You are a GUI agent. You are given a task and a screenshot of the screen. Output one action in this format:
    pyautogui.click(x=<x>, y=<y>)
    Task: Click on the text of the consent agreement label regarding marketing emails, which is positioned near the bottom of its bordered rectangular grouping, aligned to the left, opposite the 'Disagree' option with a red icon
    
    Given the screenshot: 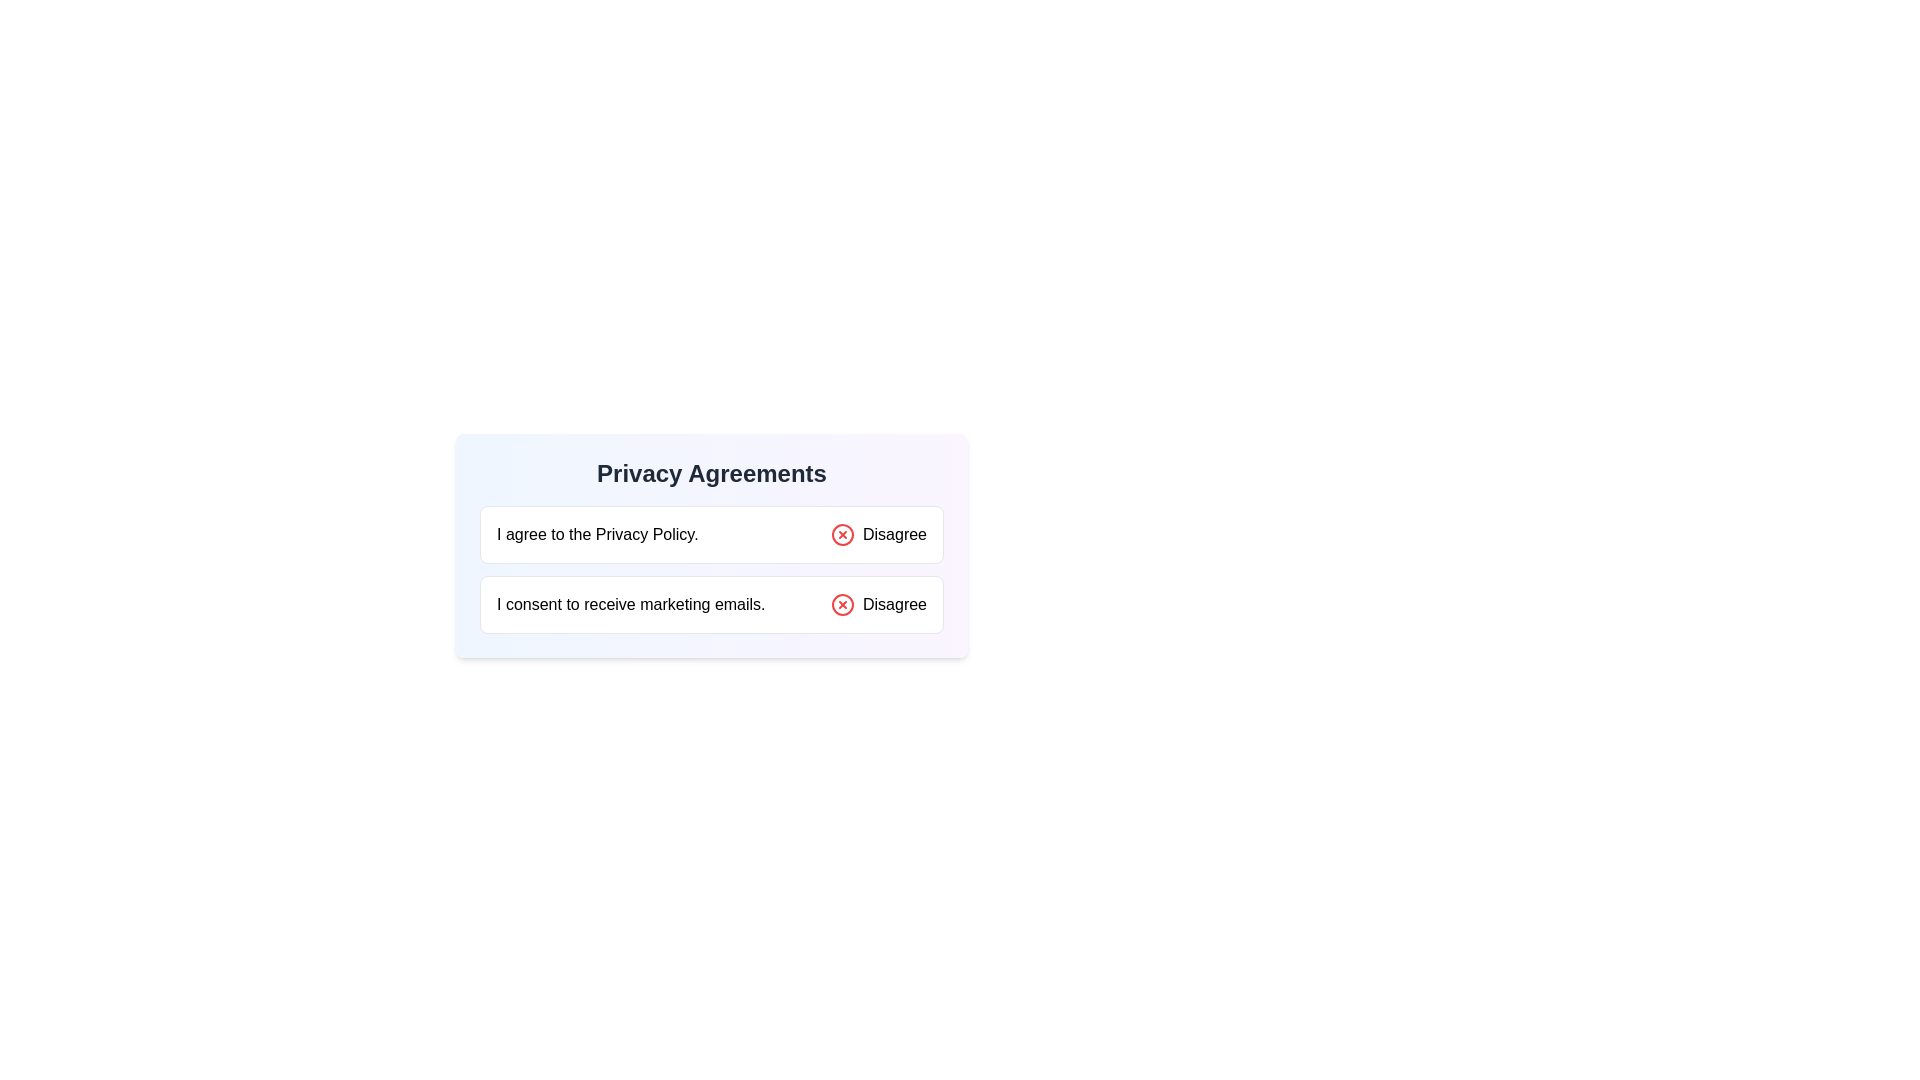 What is the action you would take?
    pyautogui.click(x=630, y=604)
    